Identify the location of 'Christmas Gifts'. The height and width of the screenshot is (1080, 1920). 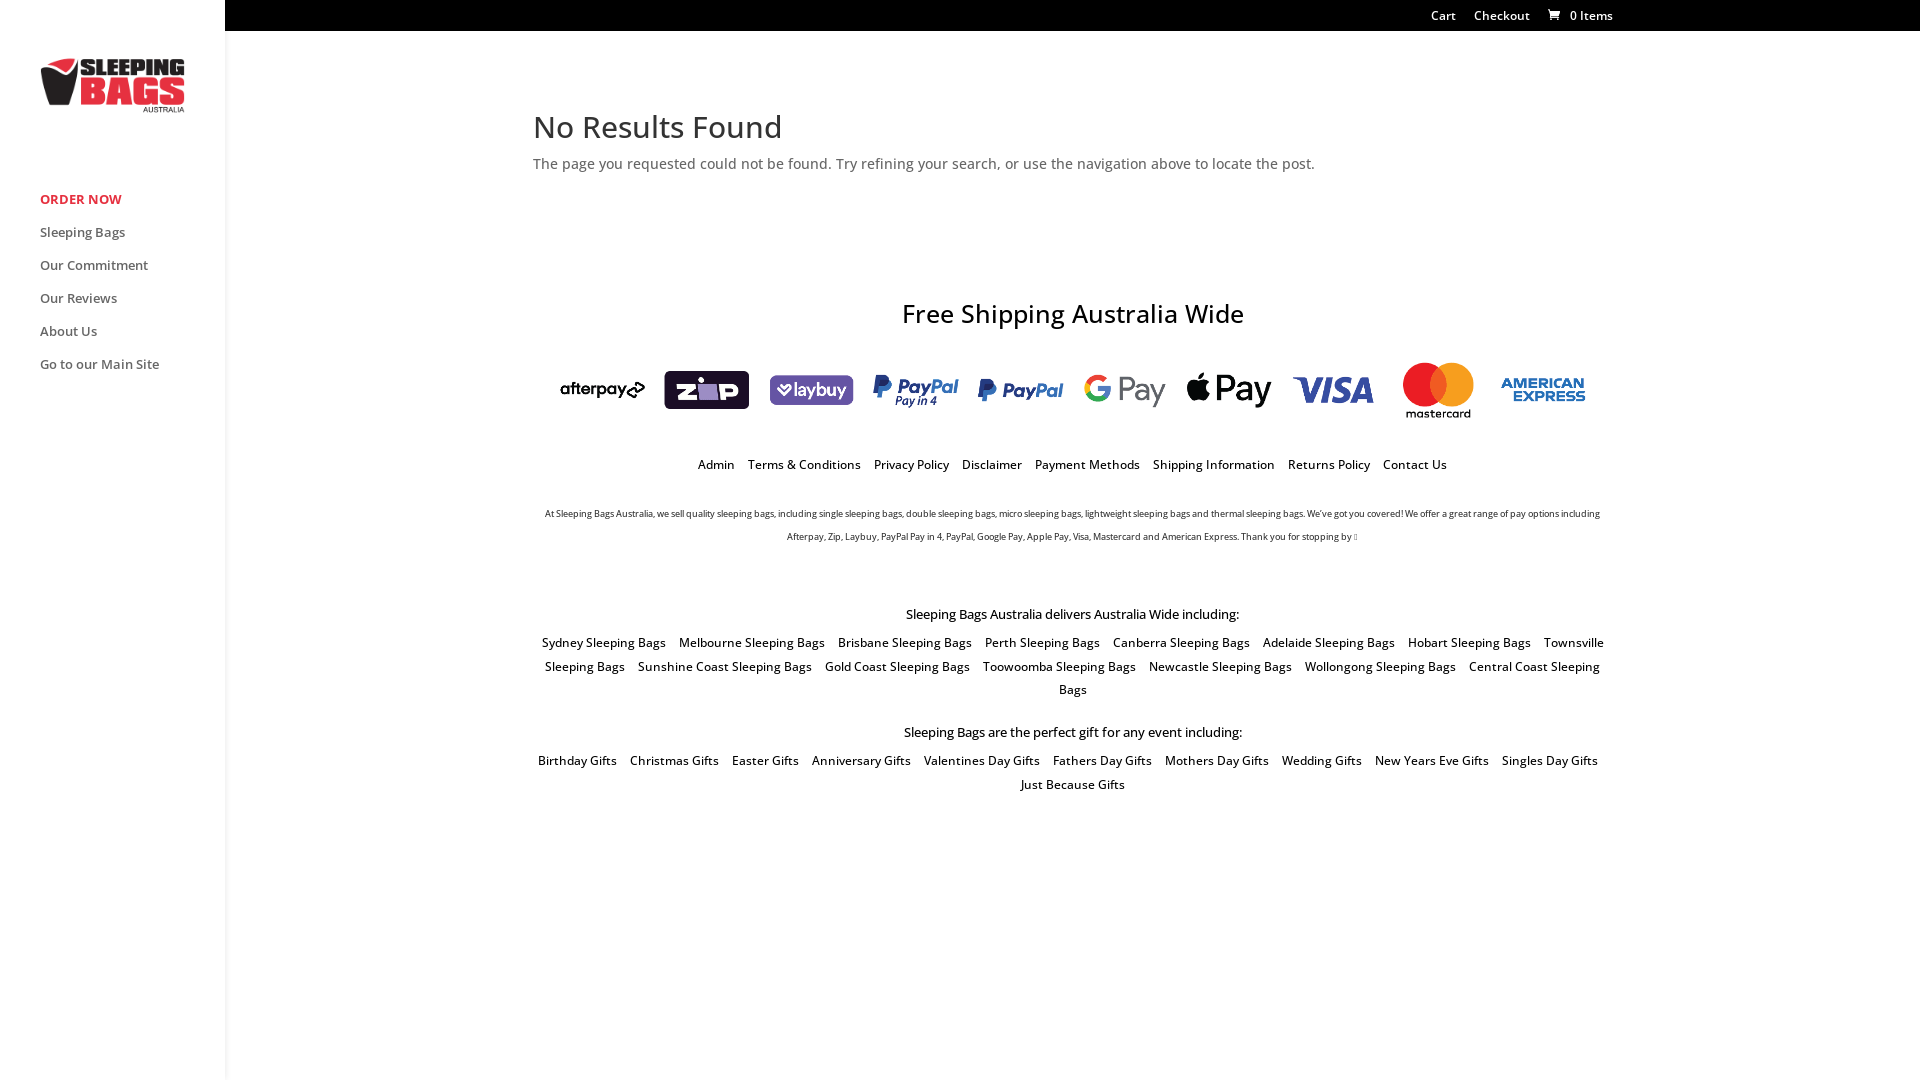
(628, 760).